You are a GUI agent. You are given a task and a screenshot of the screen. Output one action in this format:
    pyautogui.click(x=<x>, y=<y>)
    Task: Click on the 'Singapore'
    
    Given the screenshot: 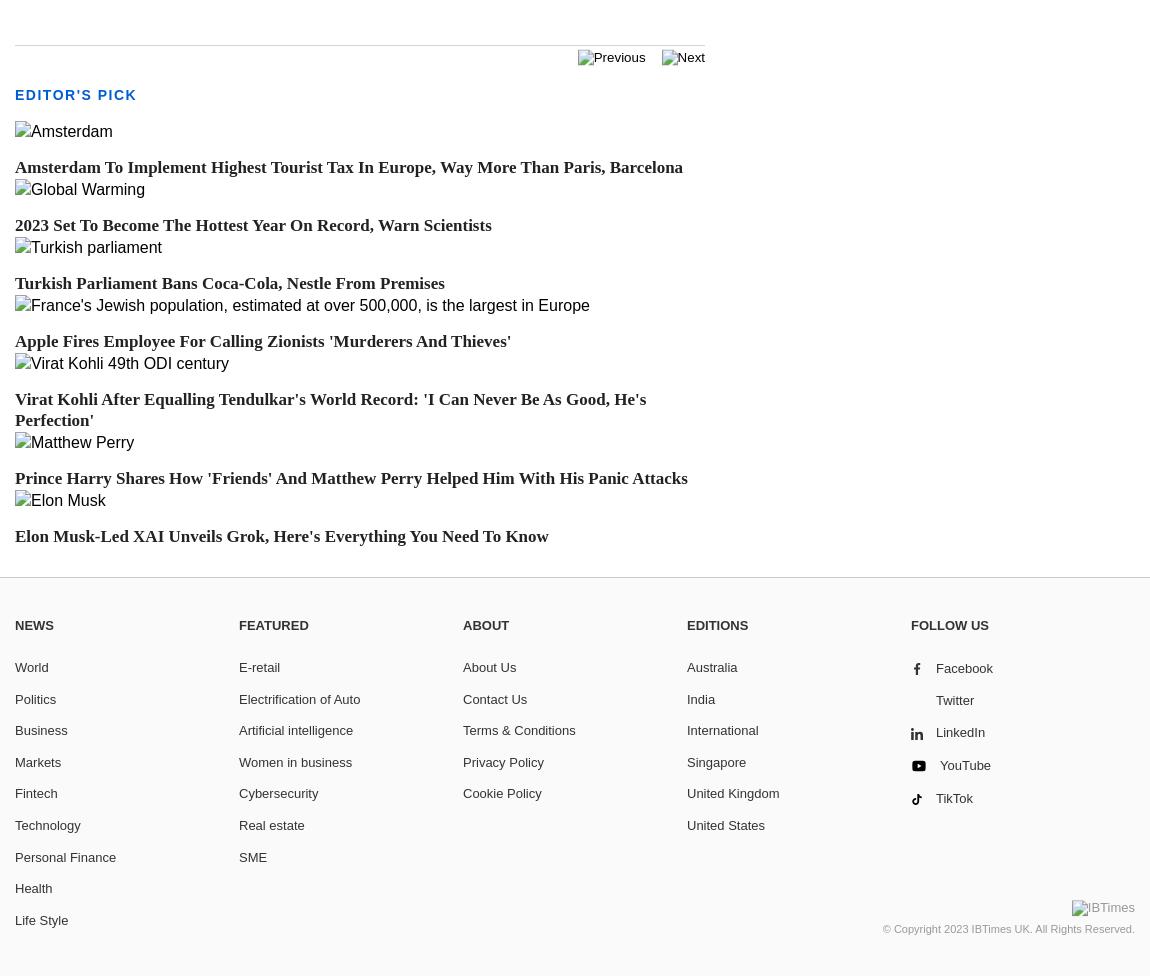 What is the action you would take?
    pyautogui.click(x=715, y=761)
    